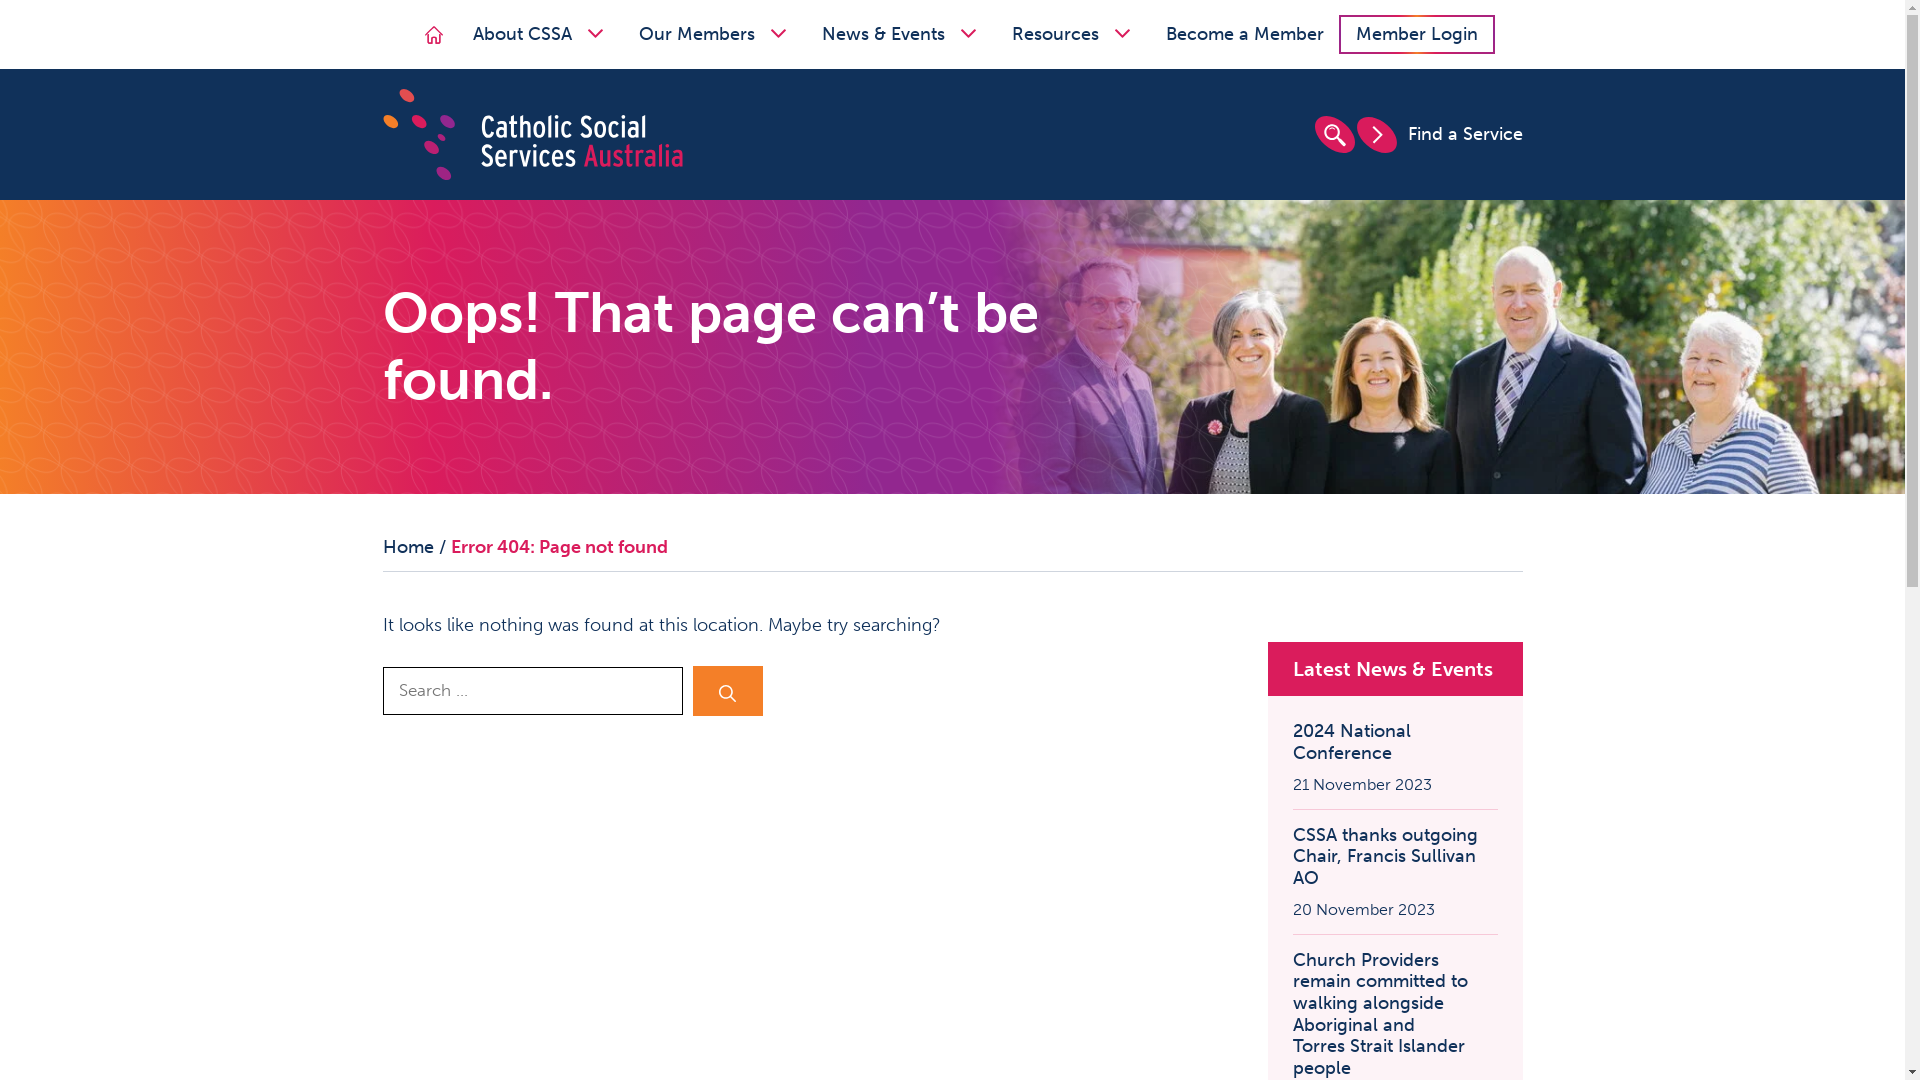  I want to click on 'Our Members', so click(715, 34).